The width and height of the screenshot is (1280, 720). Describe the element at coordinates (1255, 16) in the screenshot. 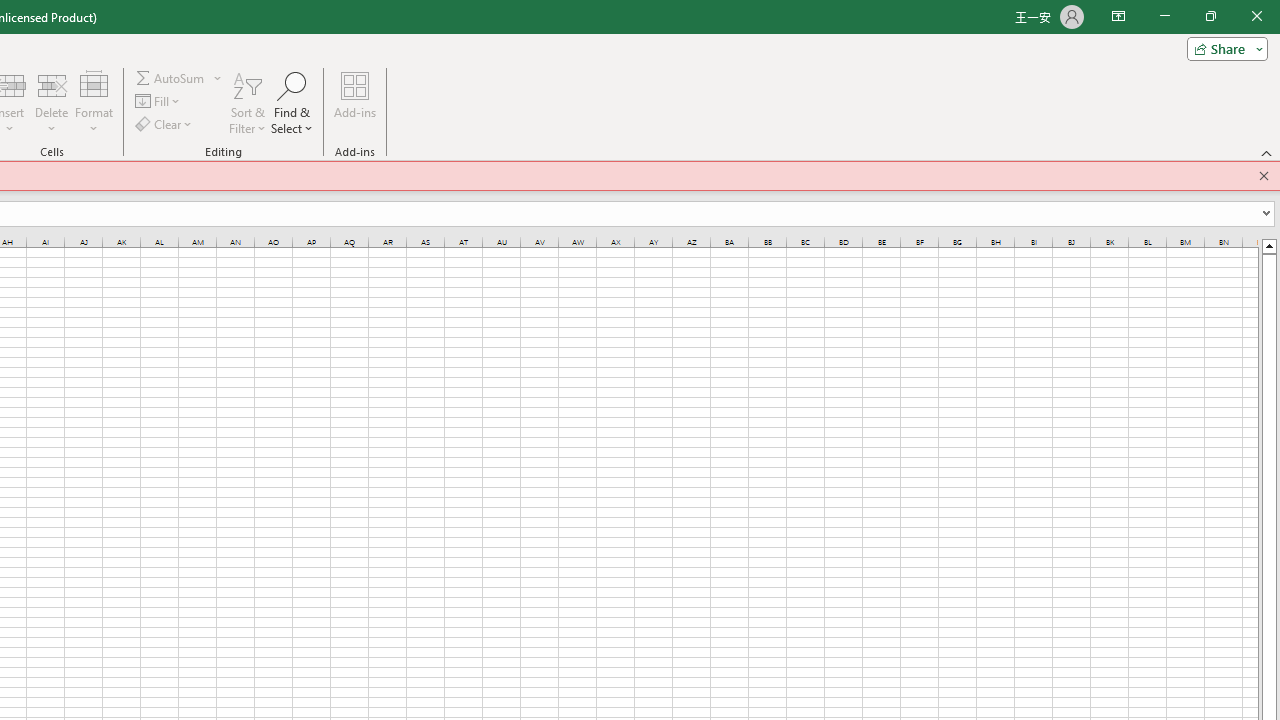

I see `'Close'` at that location.